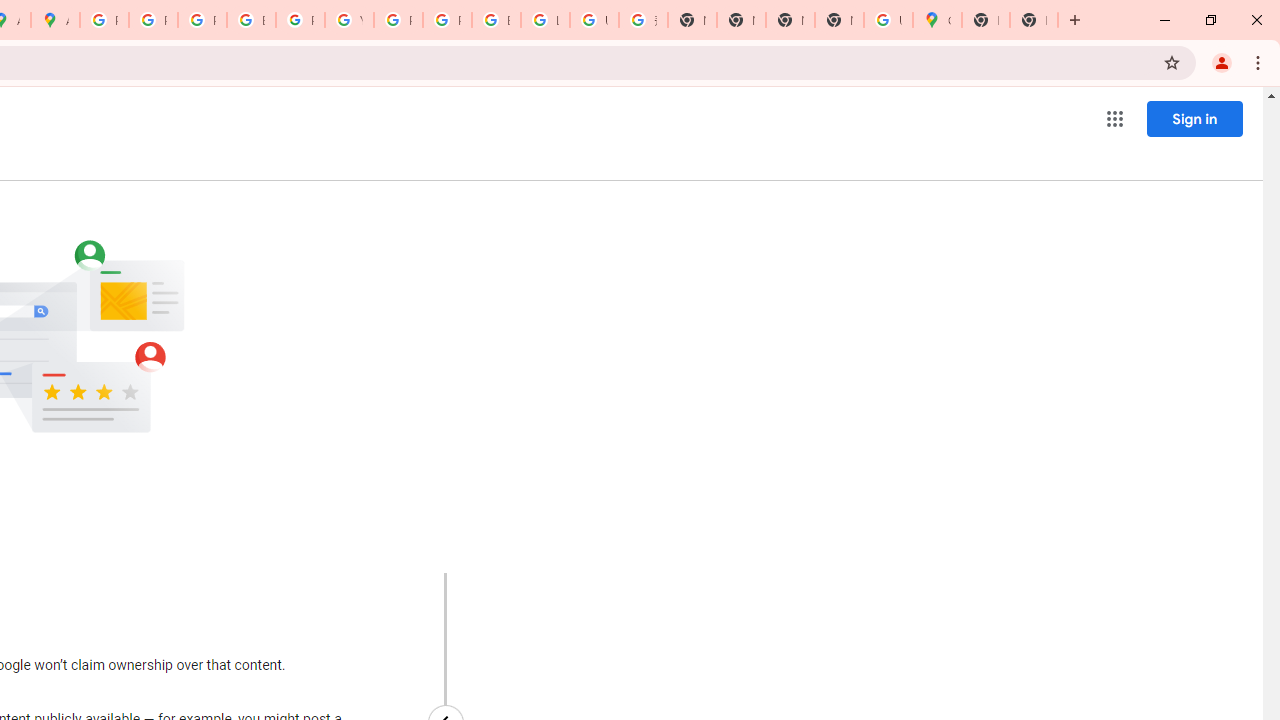  I want to click on 'Browse Chrome as a guest - Computer - Google Chrome Help', so click(496, 20).